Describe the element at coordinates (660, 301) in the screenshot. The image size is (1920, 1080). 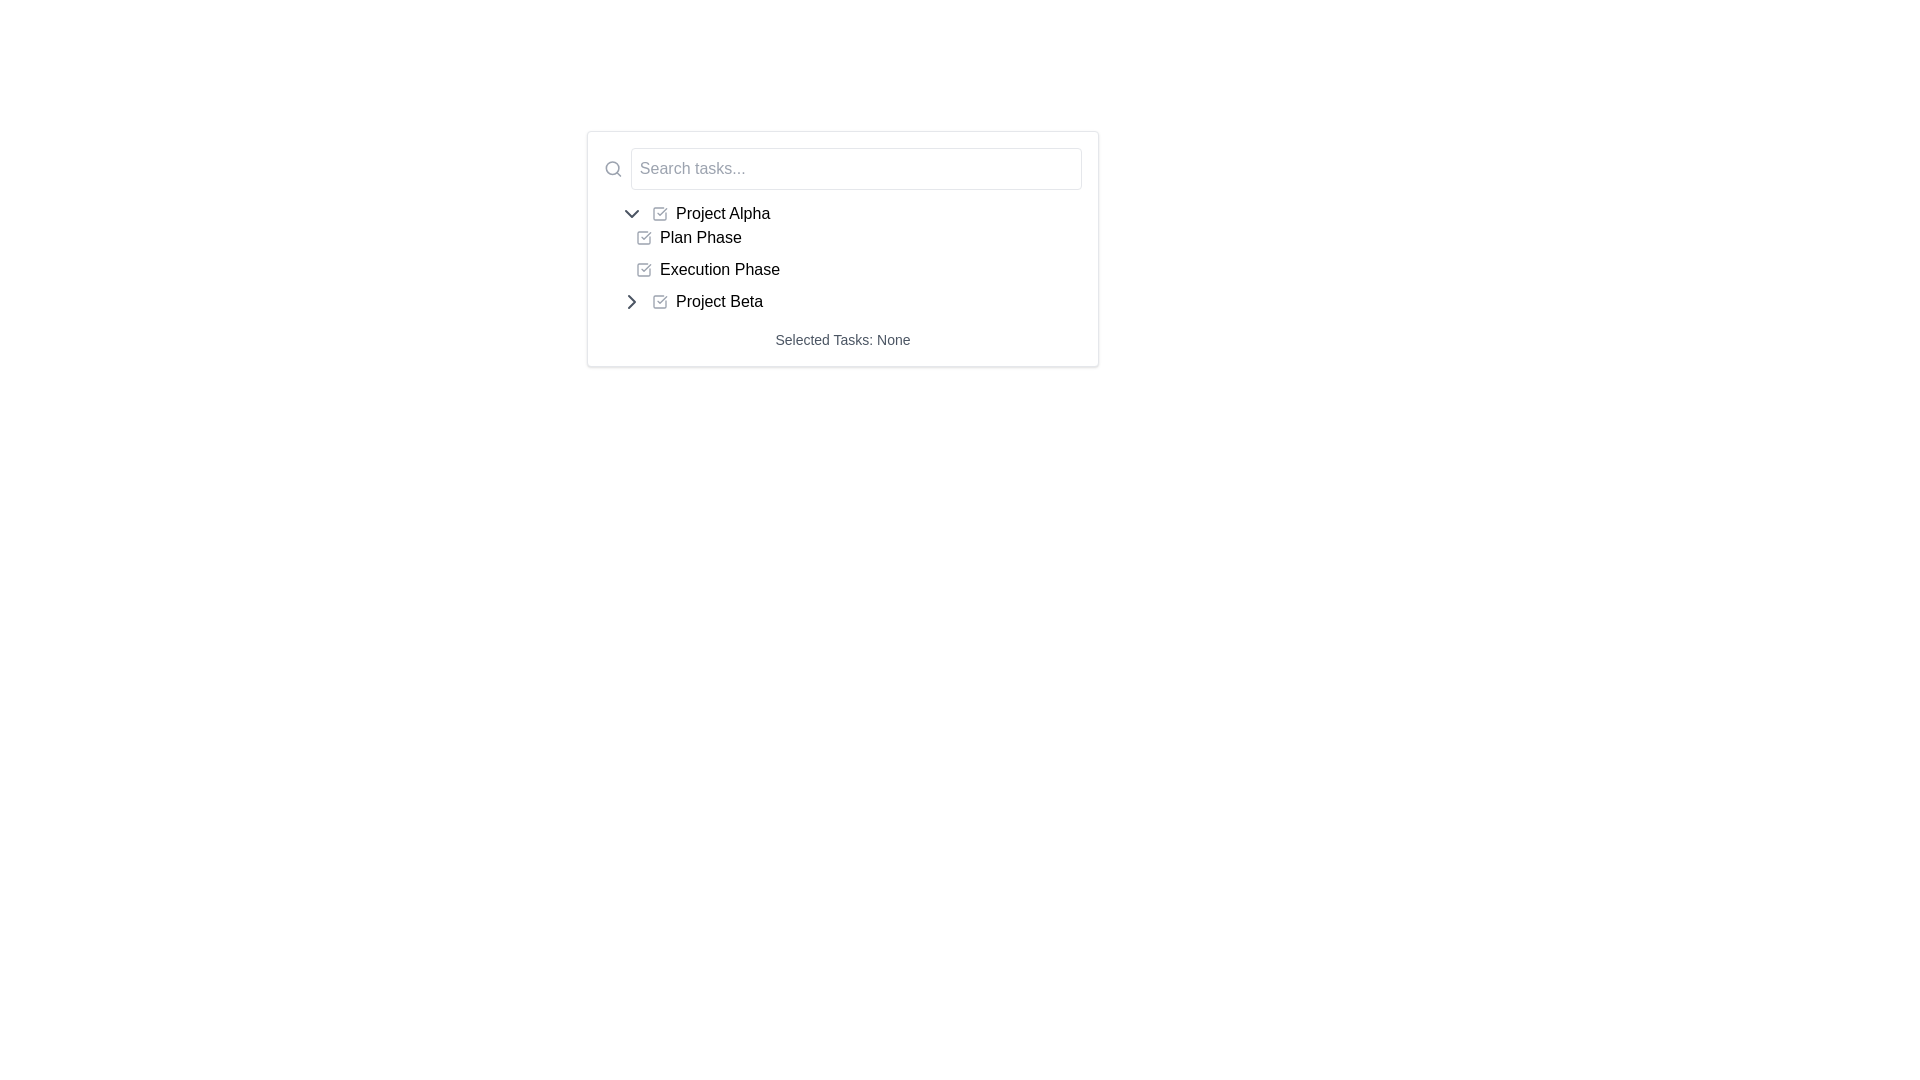
I see `the checkbox to select or deselect the 'Project Beta' item, located to the left of the text 'Project Beta'` at that location.